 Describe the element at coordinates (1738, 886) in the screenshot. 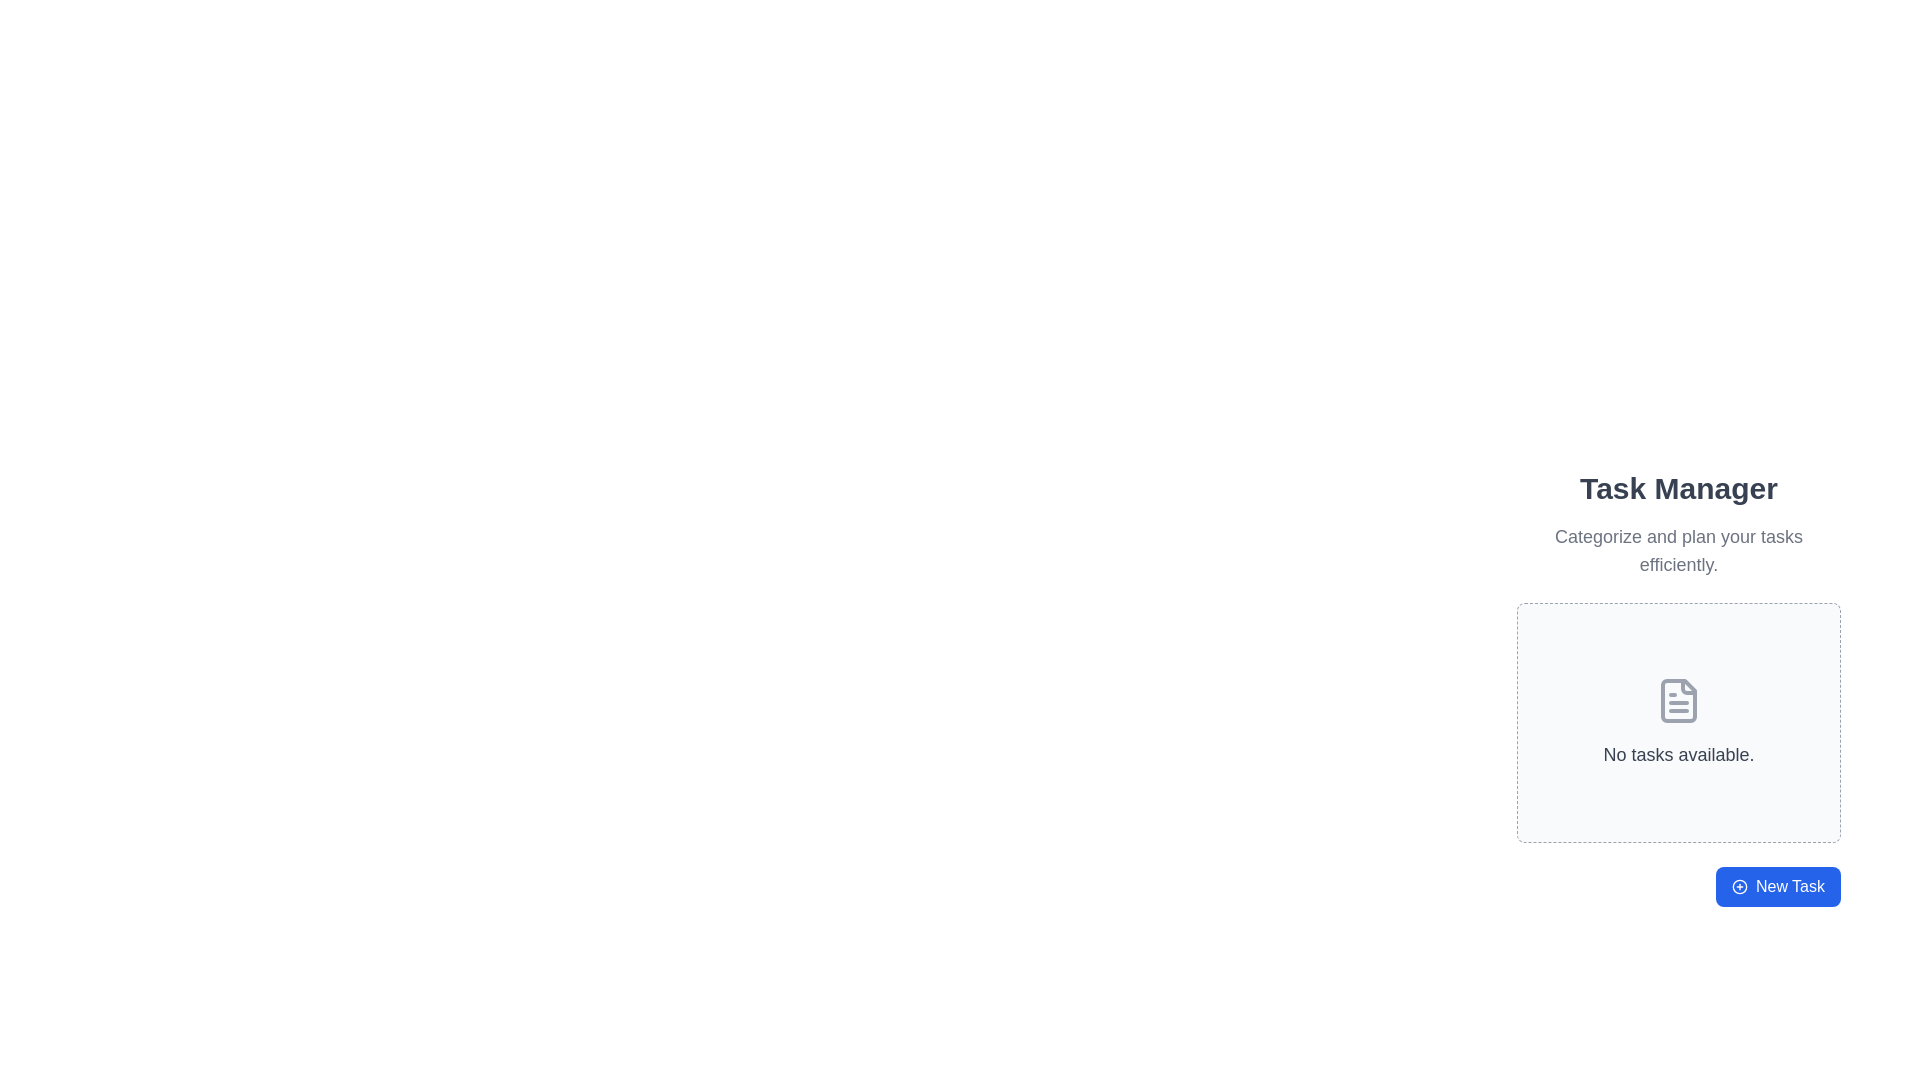

I see `the circular icon with a plus symbol at its center, styled with a blue background and white strokes, located at the left edge within the 'New Task' button at the bottom-right corner of the interface to possibly reveal more information` at that location.